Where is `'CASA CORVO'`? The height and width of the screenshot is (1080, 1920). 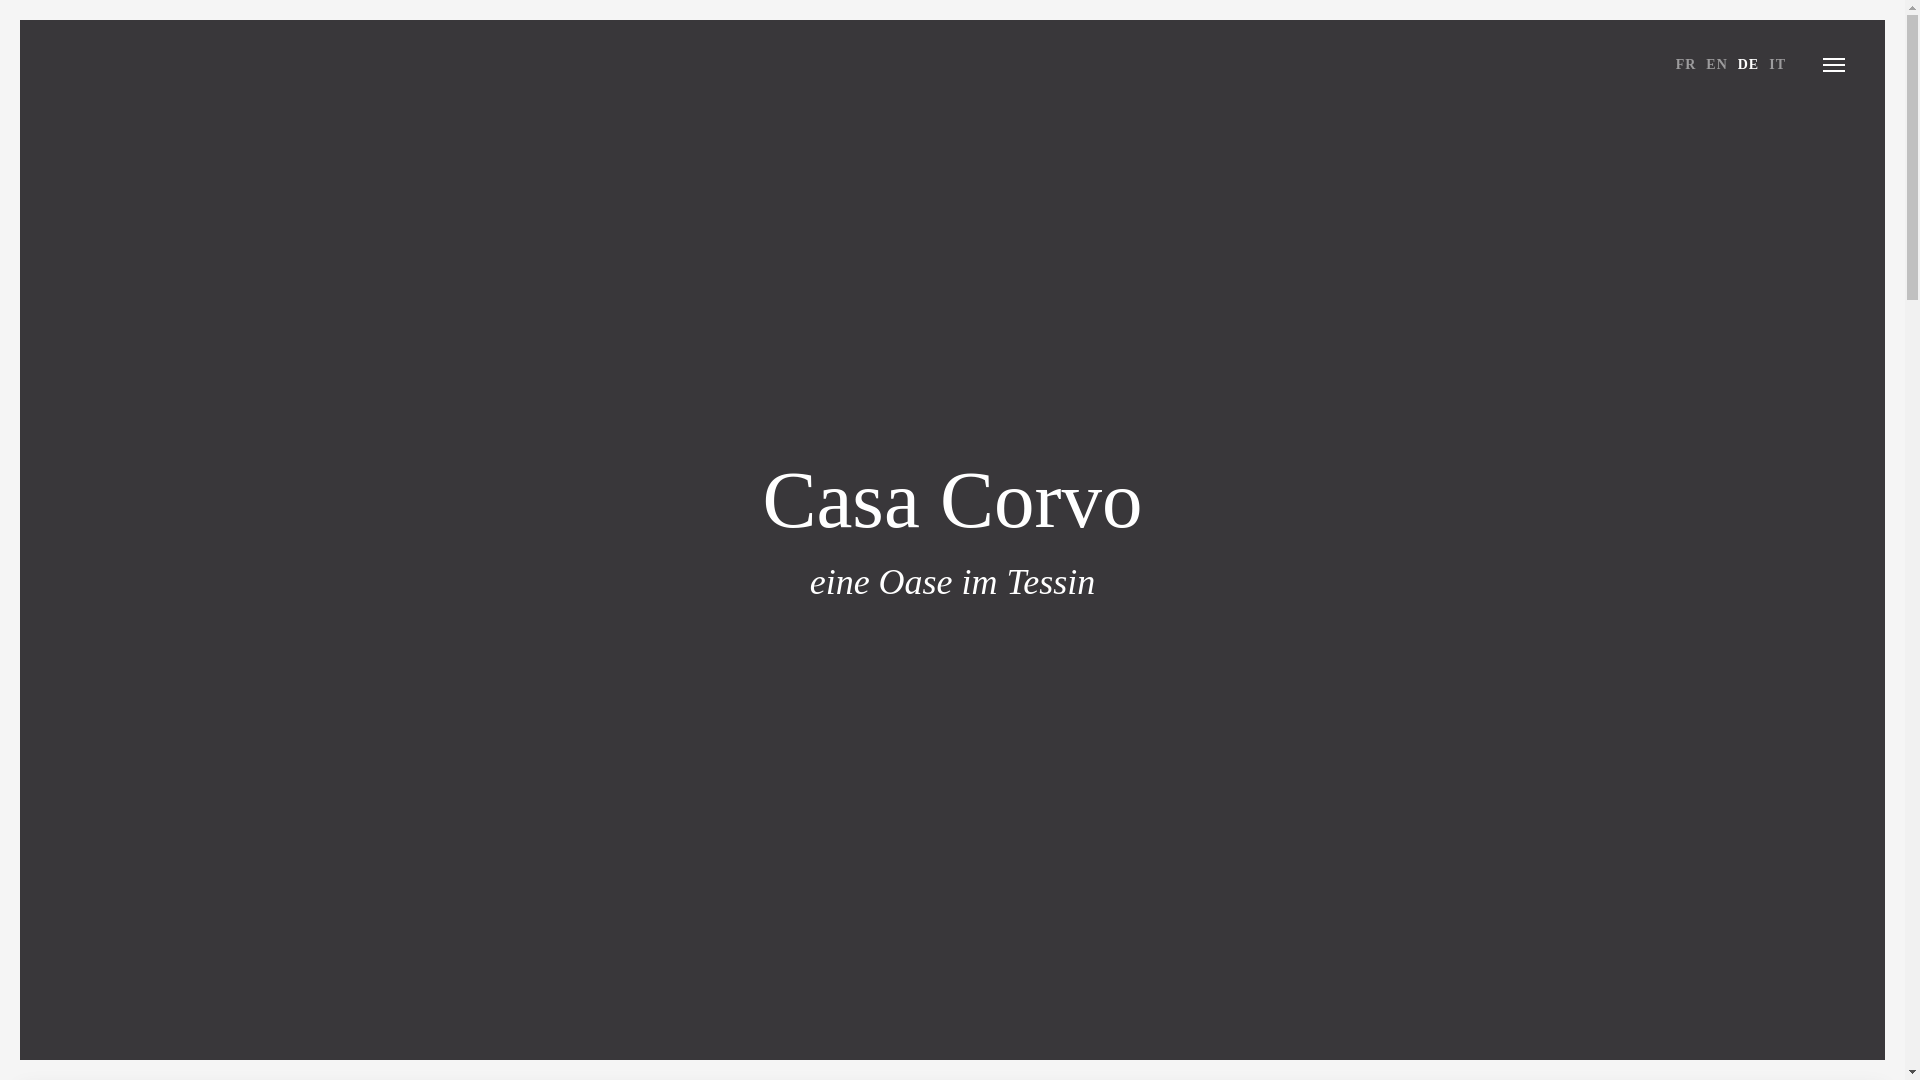
'CASA CORVO' is located at coordinates (89, 64).